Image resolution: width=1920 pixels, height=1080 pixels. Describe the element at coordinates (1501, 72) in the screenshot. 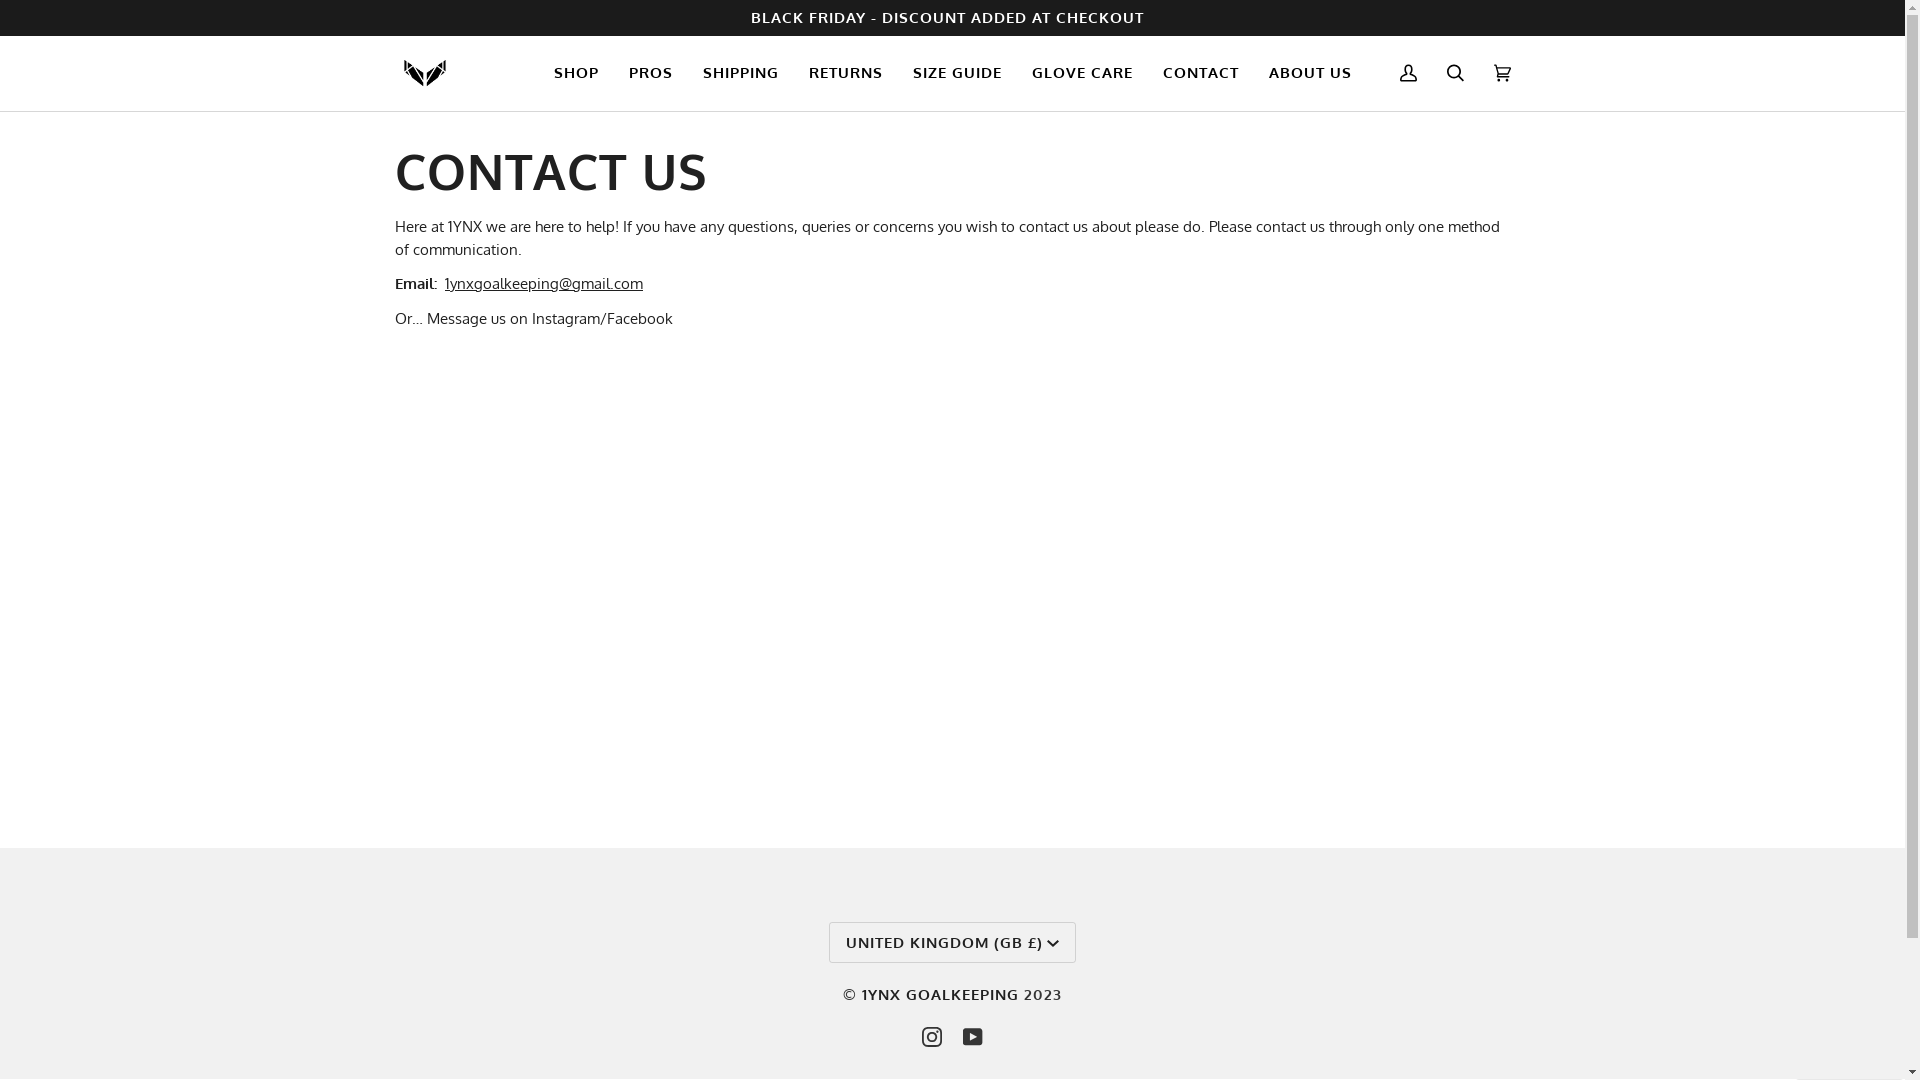

I see `'Cart` at that location.